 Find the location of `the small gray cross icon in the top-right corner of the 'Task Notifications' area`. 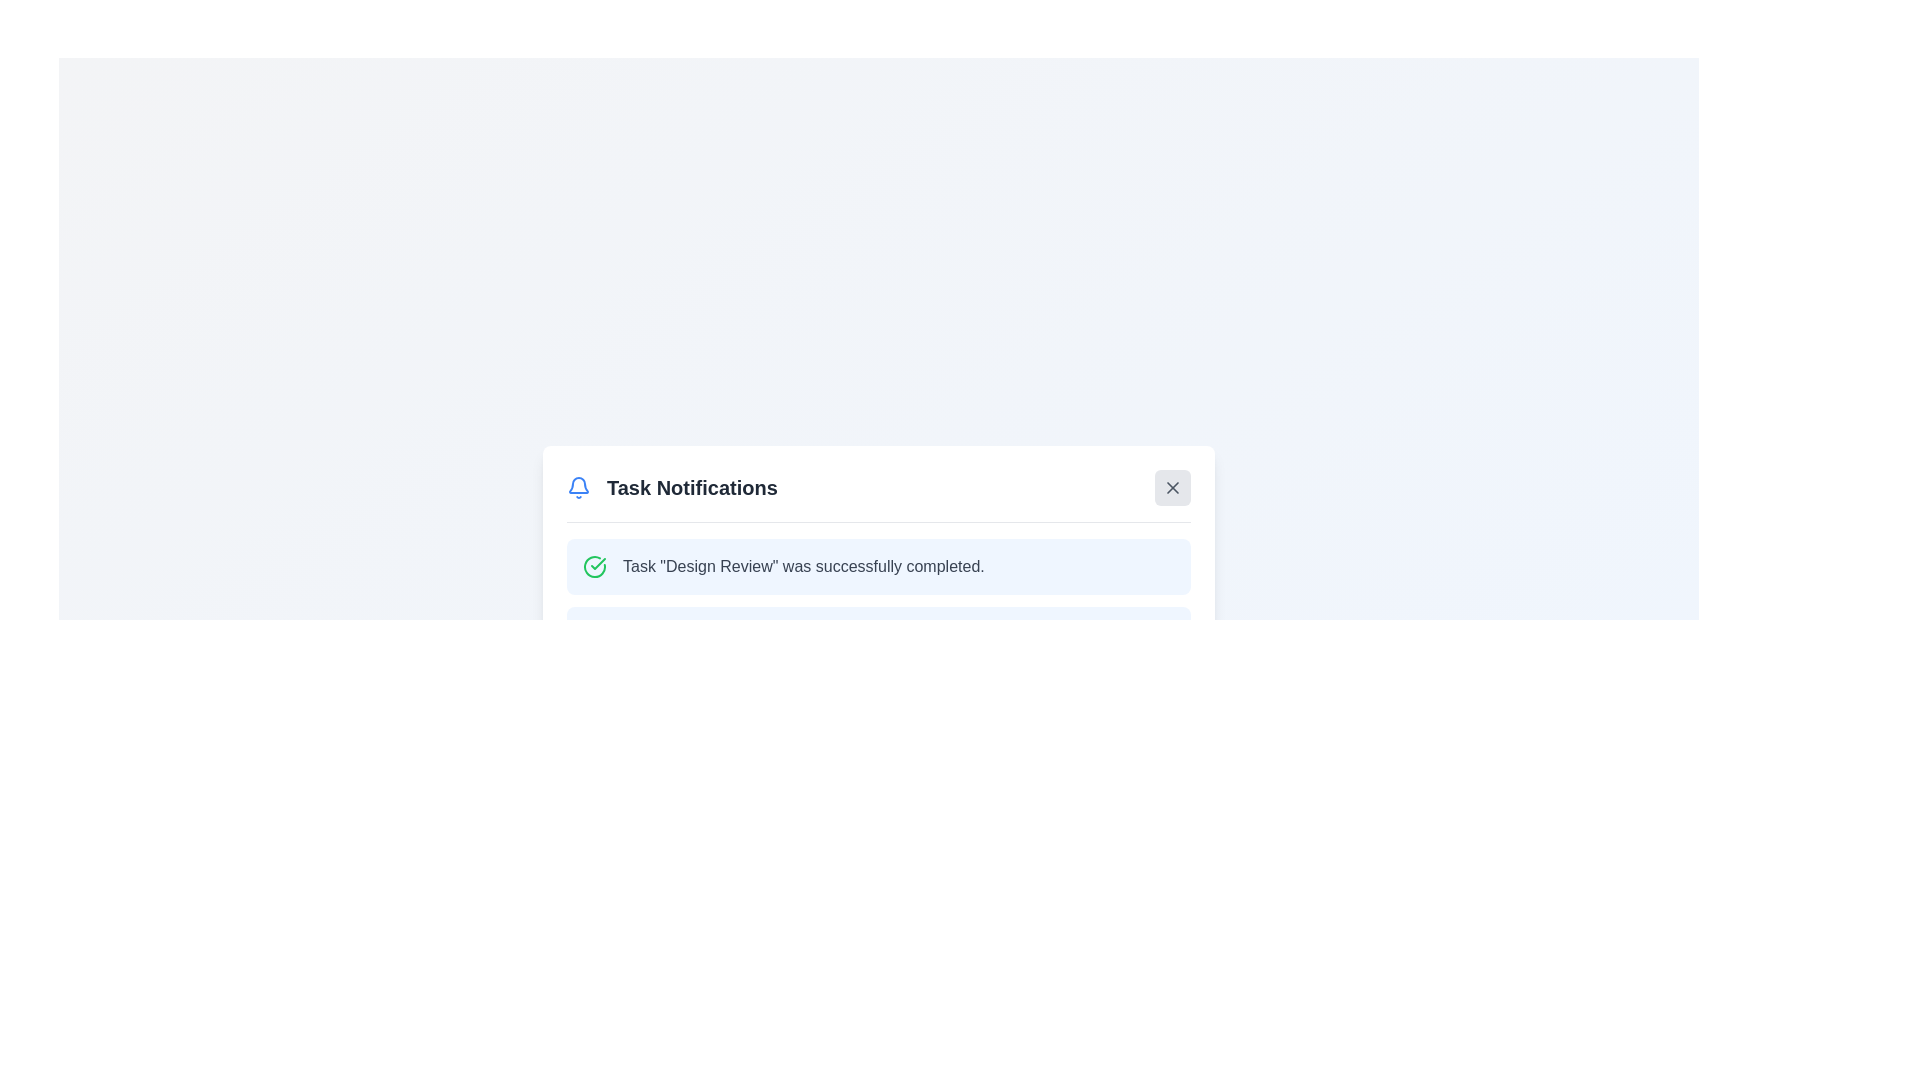

the small gray cross icon in the top-right corner of the 'Task Notifications' area is located at coordinates (1172, 486).